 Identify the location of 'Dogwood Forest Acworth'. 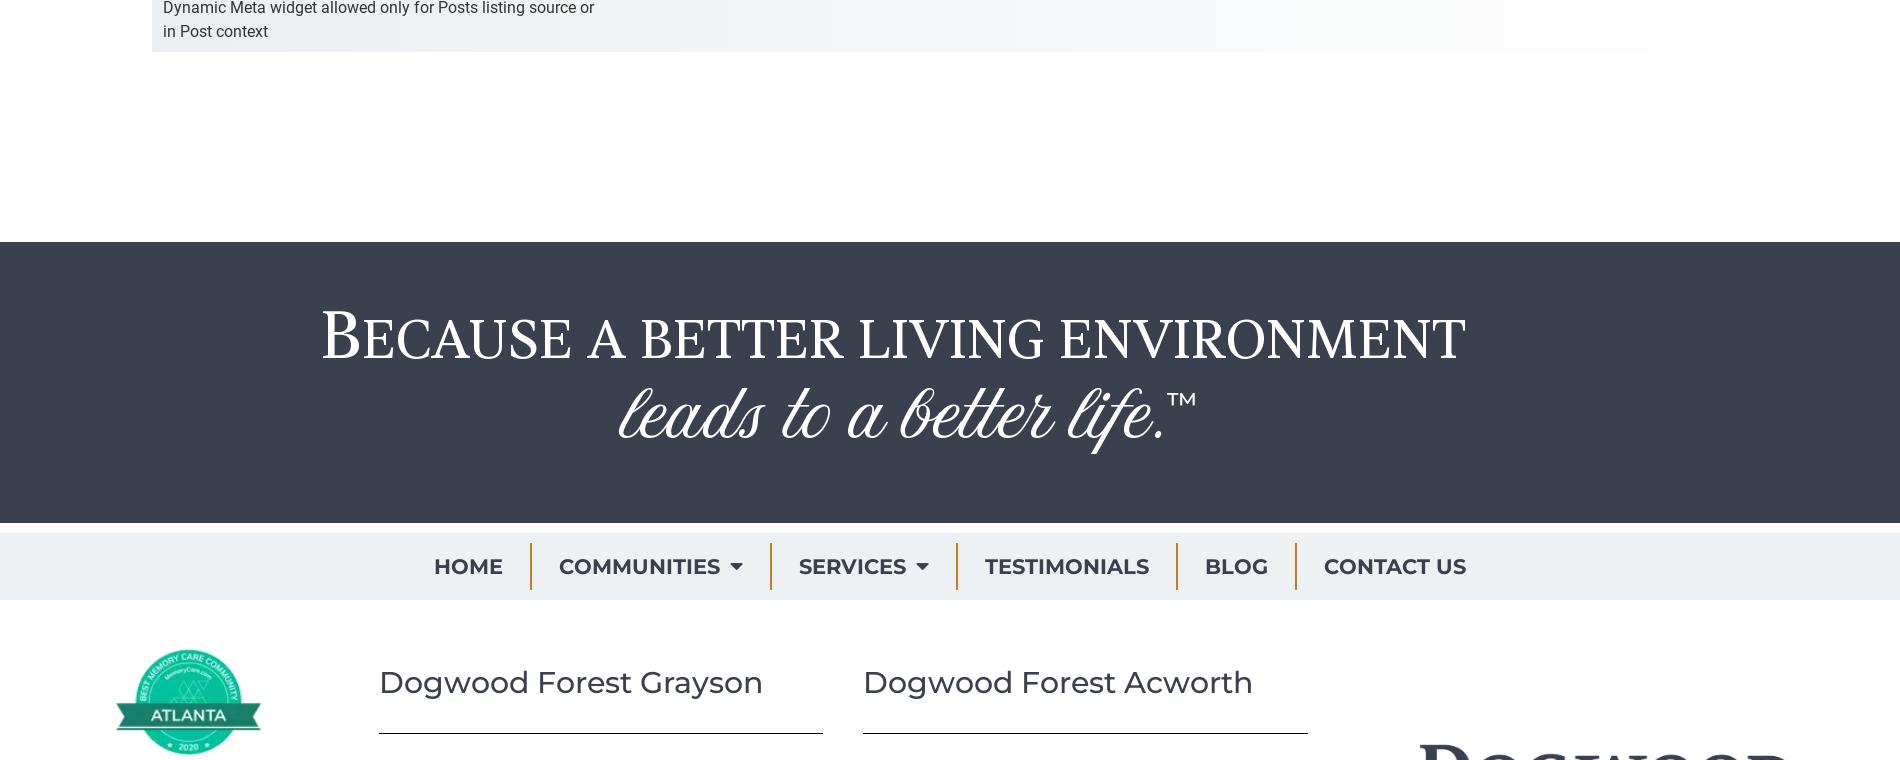
(861, 681).